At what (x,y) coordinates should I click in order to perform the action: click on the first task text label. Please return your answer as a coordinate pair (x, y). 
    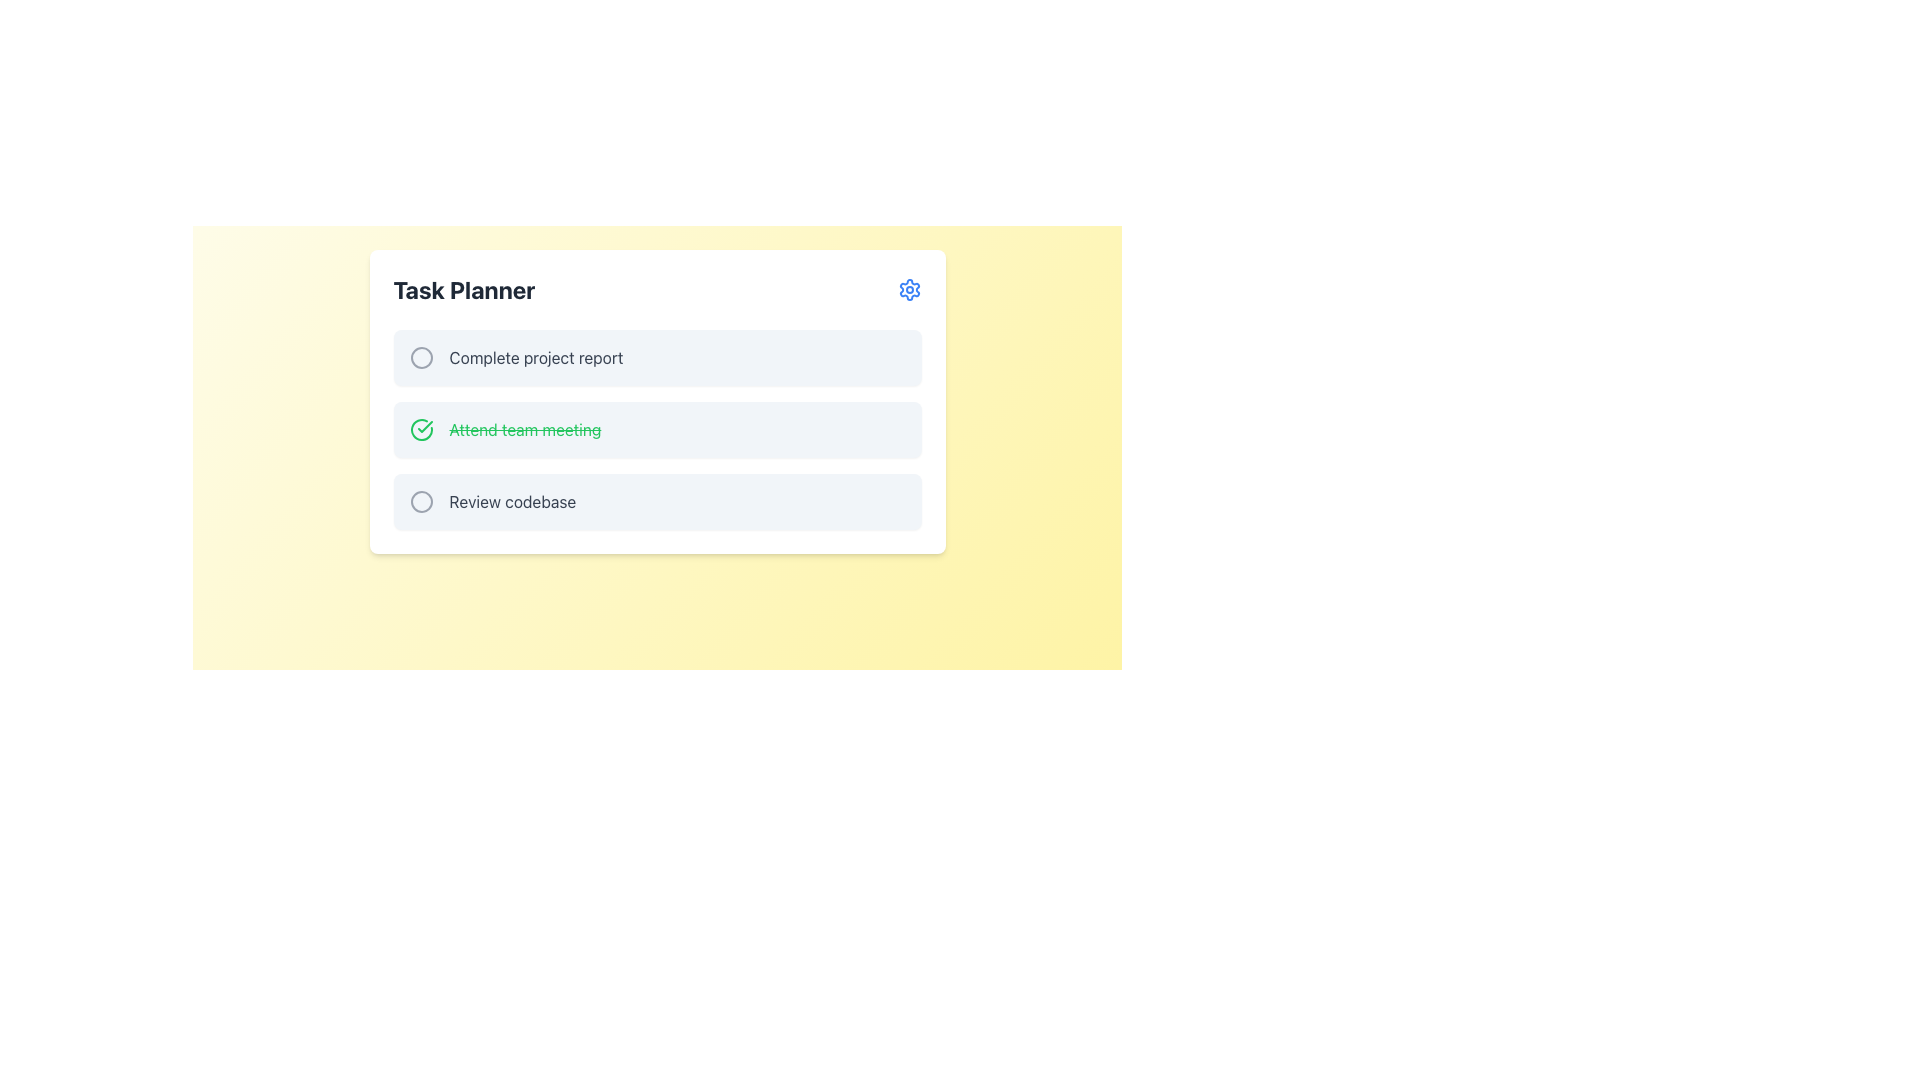
    Looking at the image, I should click on (536, 357).